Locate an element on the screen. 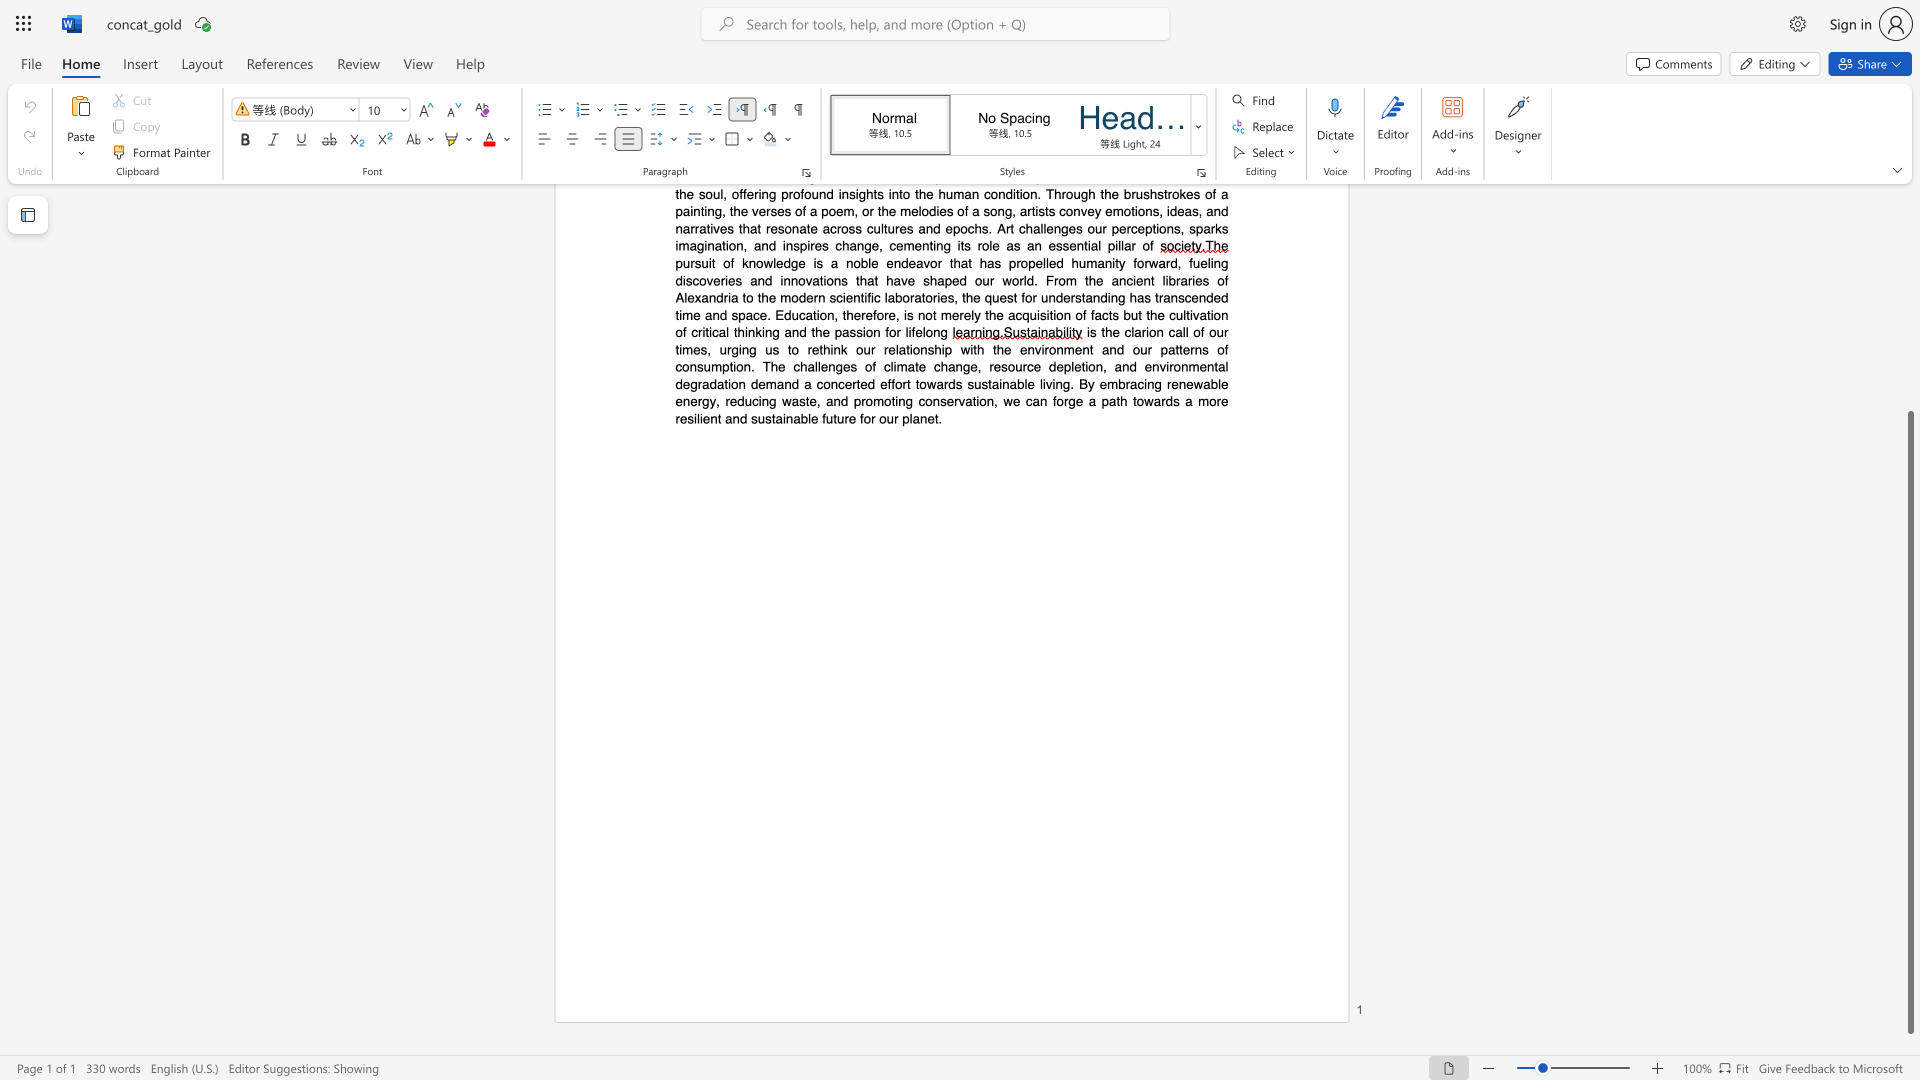 The width and height of the screenshot is (1920, 1080). the scrollbar and move down 10 pixels is located at coordinates (1909, 722).